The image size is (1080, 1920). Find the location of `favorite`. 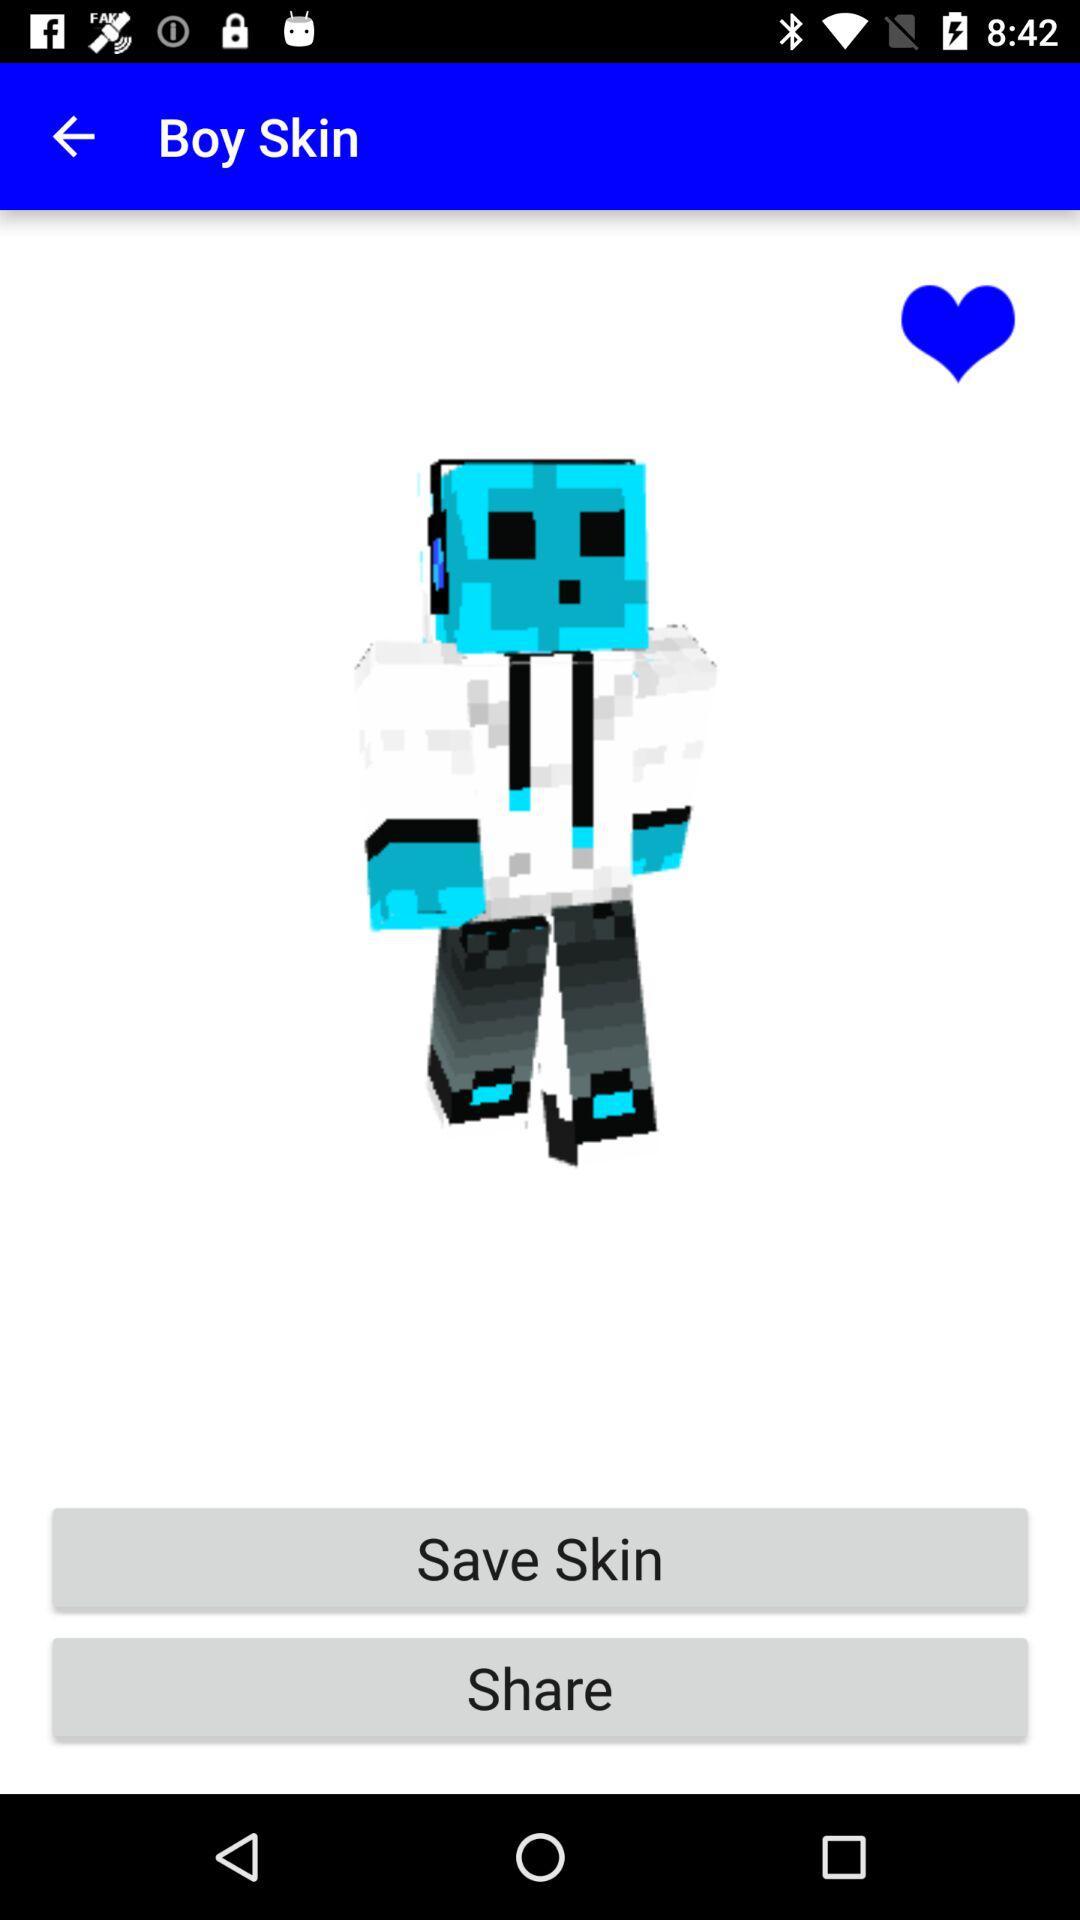

favorite is located at coordinates (957, 331).